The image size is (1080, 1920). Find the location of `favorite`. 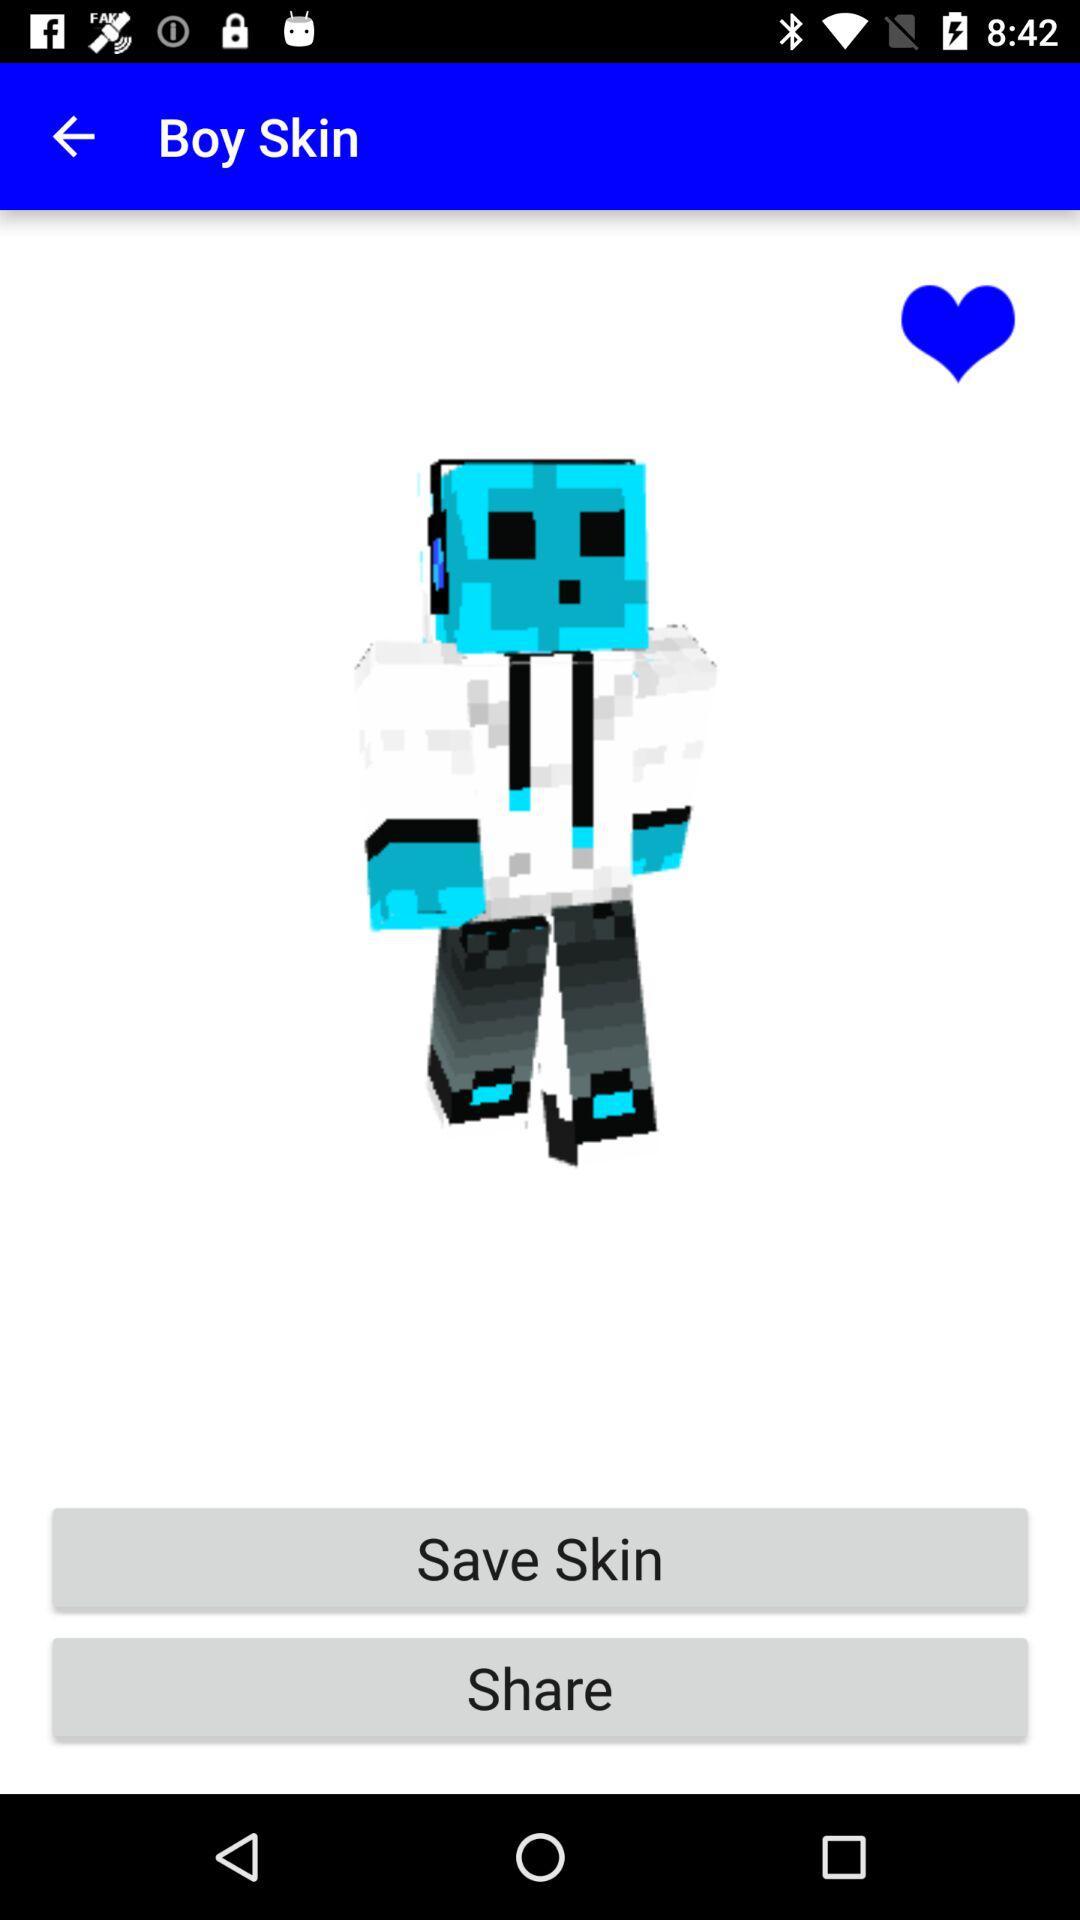

favorite is located at coordinates (957, 331).